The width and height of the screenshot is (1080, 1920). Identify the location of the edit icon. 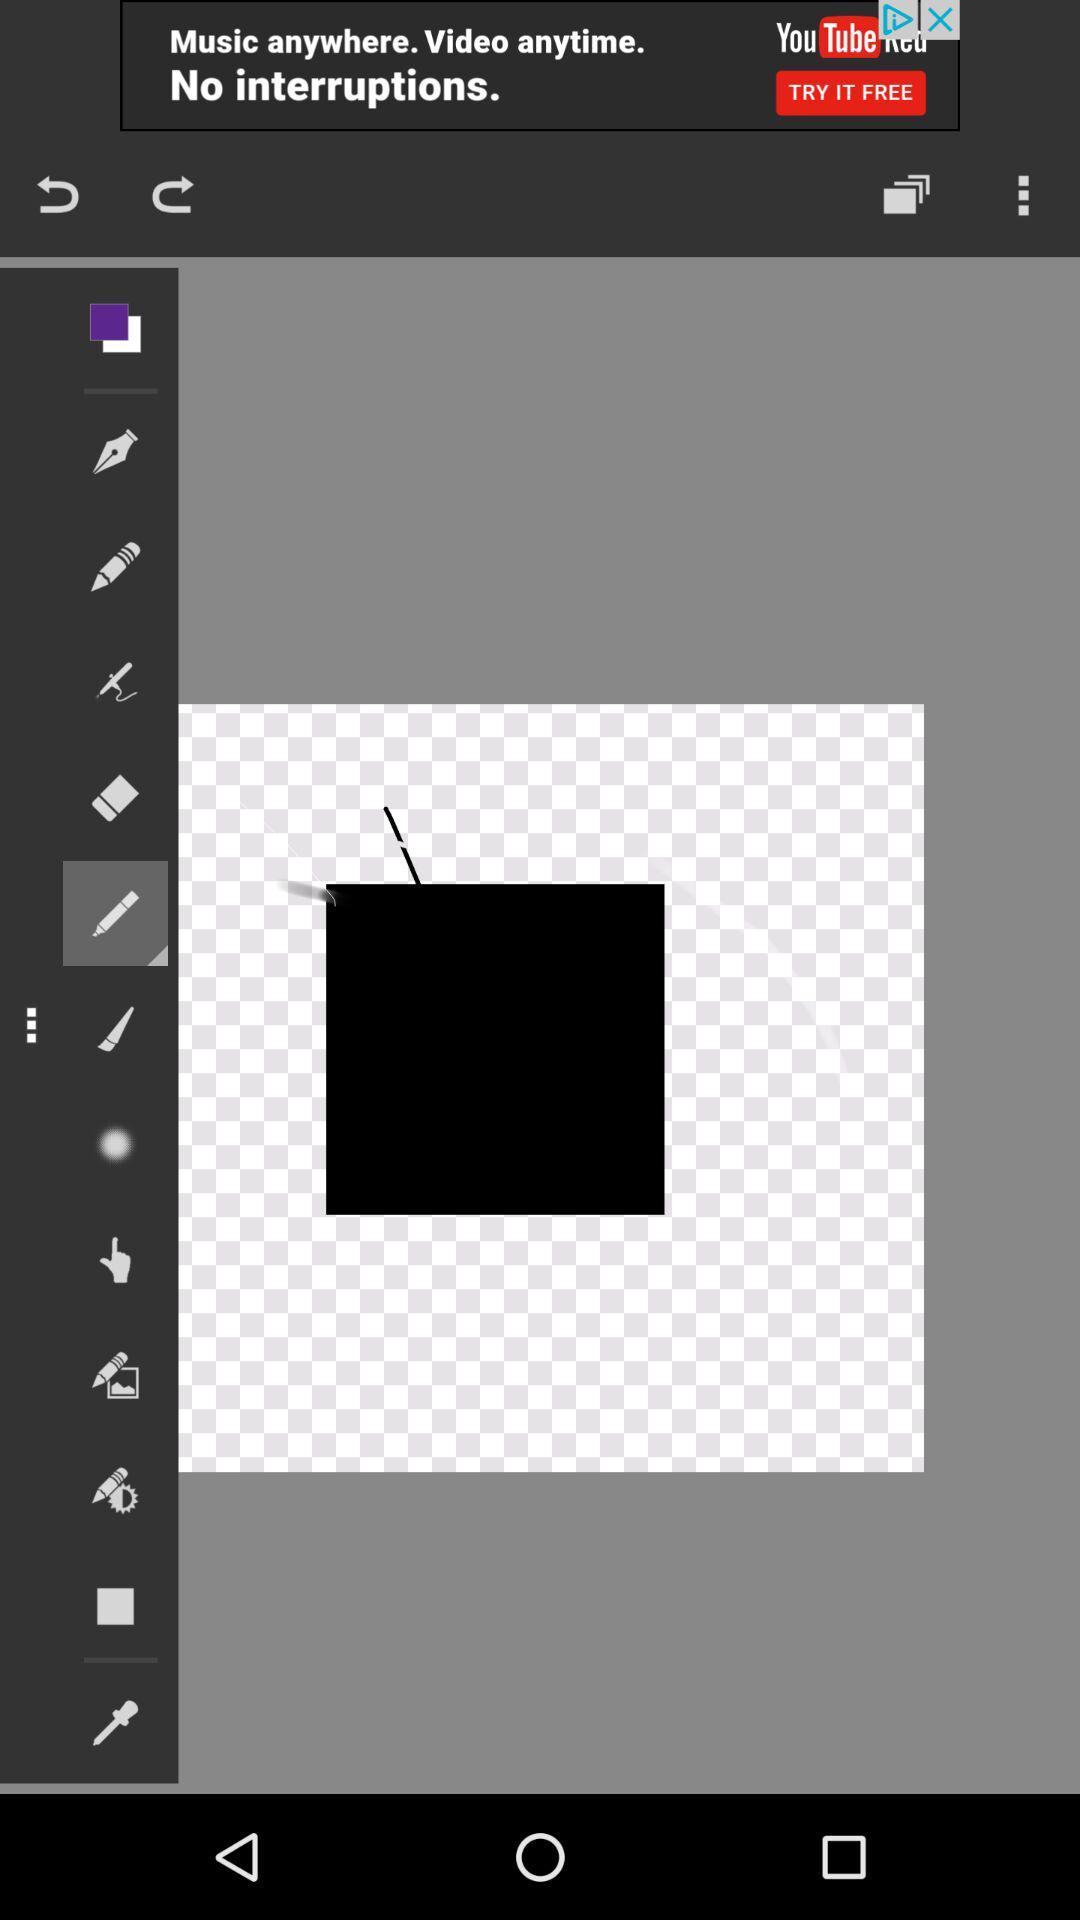
(115, 565).